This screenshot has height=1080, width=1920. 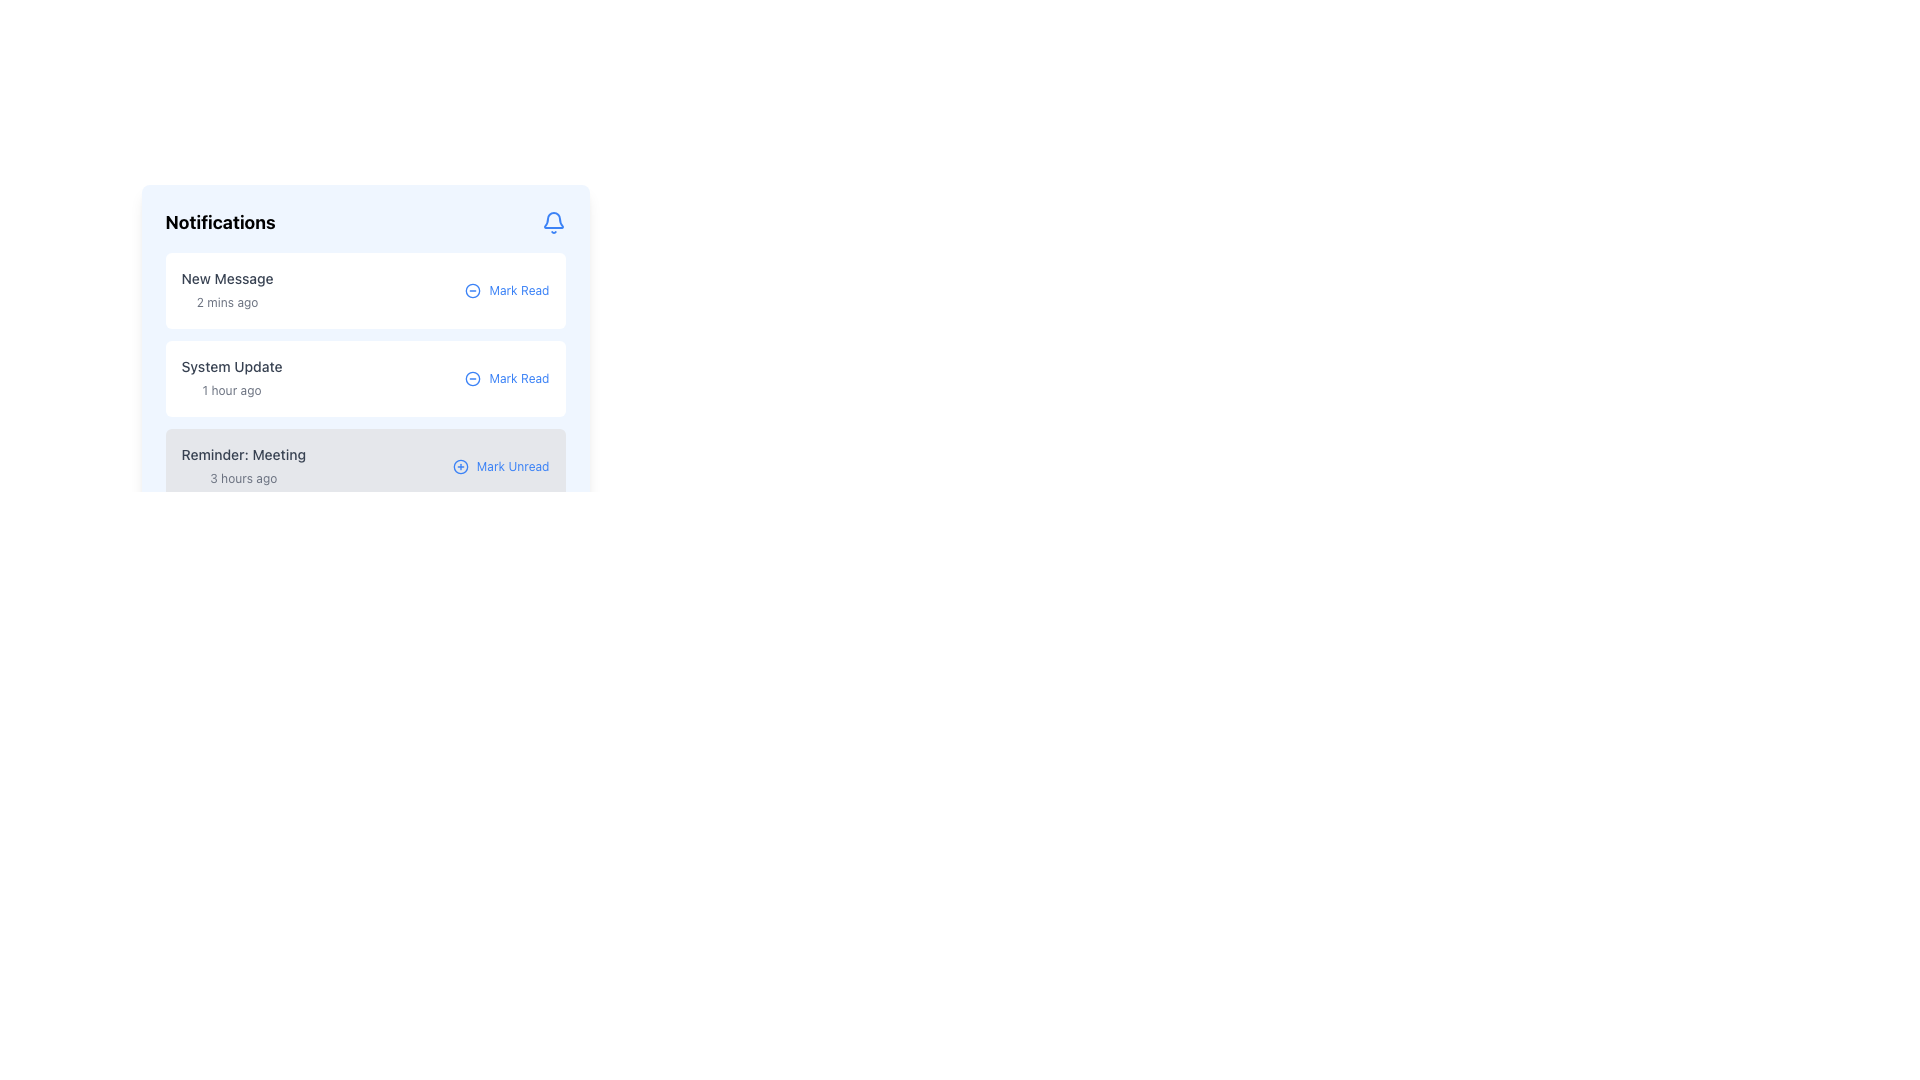 I want to click on the interactive text link with an accompanying icon in the bottom-right corner of the 'System Update' notification card to mark the notification as read, so click(x=507, y=378).